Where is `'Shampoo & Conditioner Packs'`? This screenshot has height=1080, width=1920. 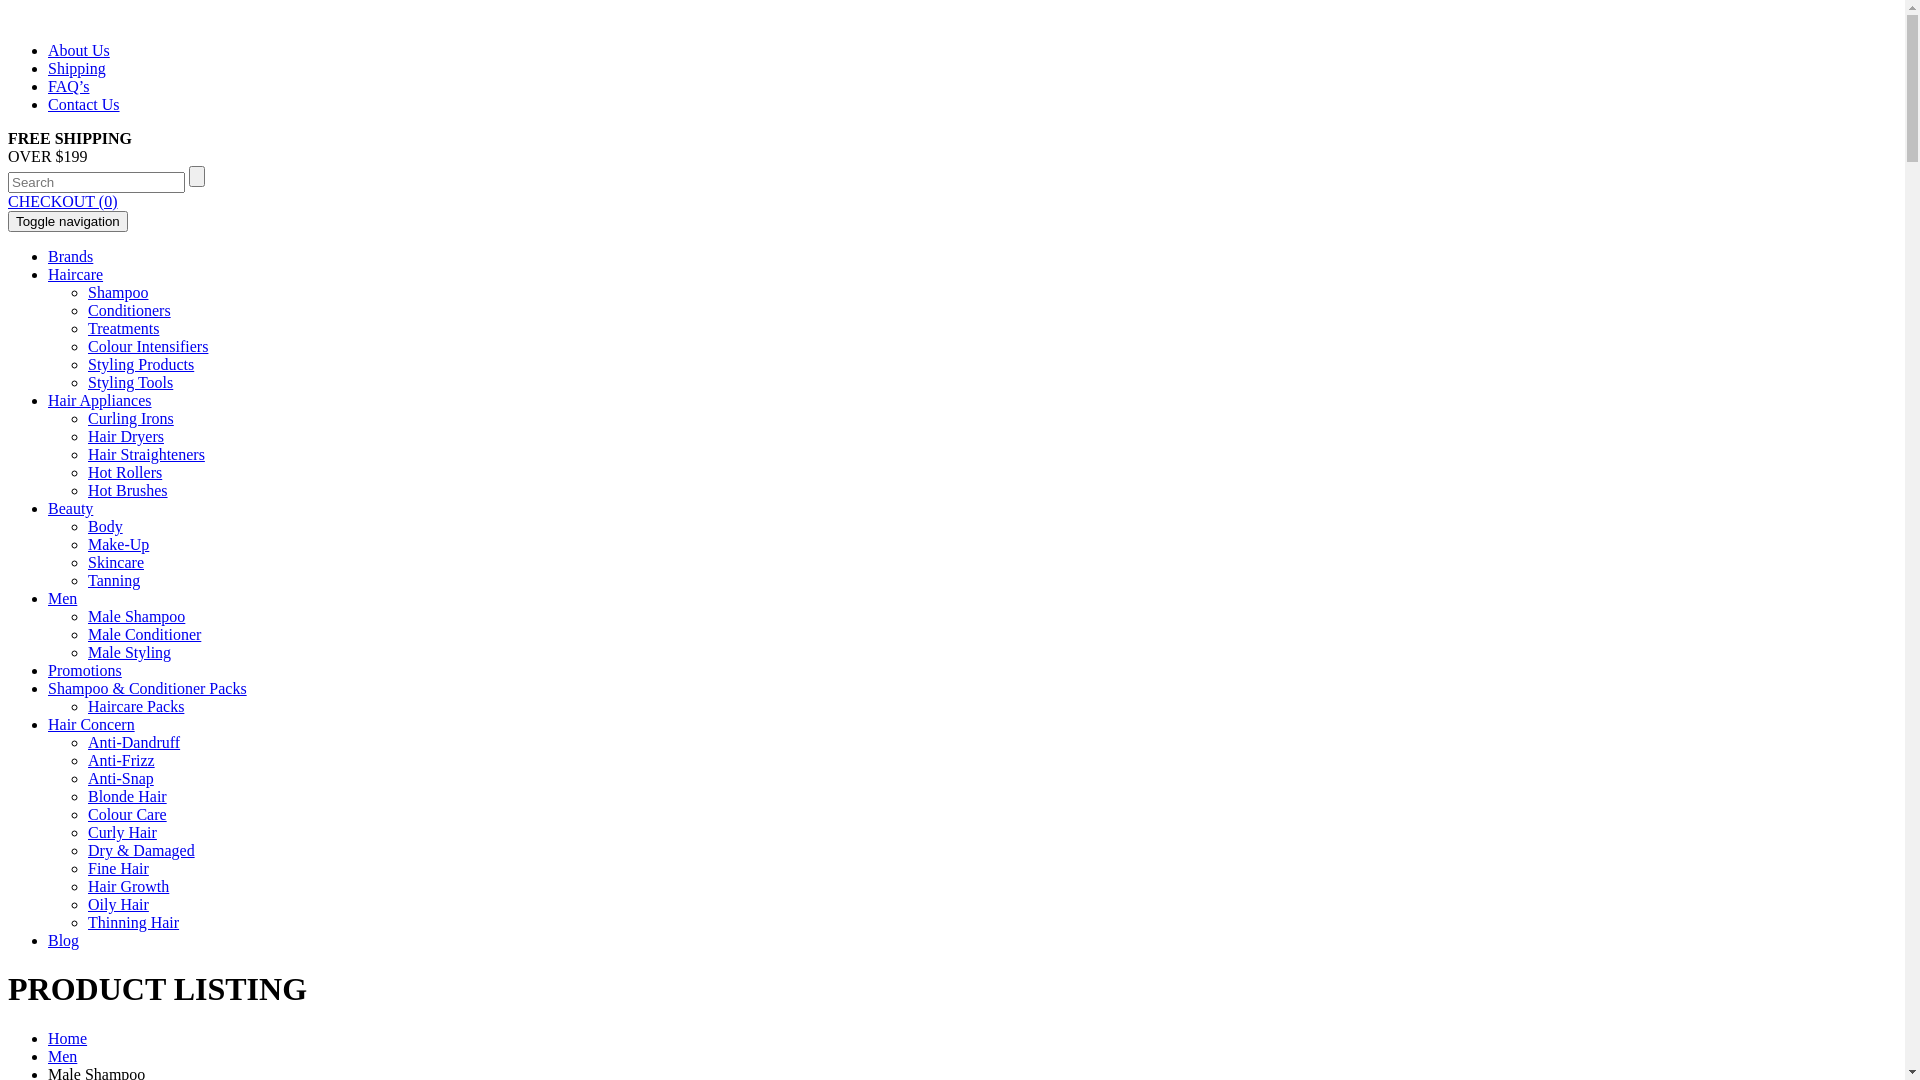
'Shampoo & Conditioner Packs' is located at coordinates (146, 687).